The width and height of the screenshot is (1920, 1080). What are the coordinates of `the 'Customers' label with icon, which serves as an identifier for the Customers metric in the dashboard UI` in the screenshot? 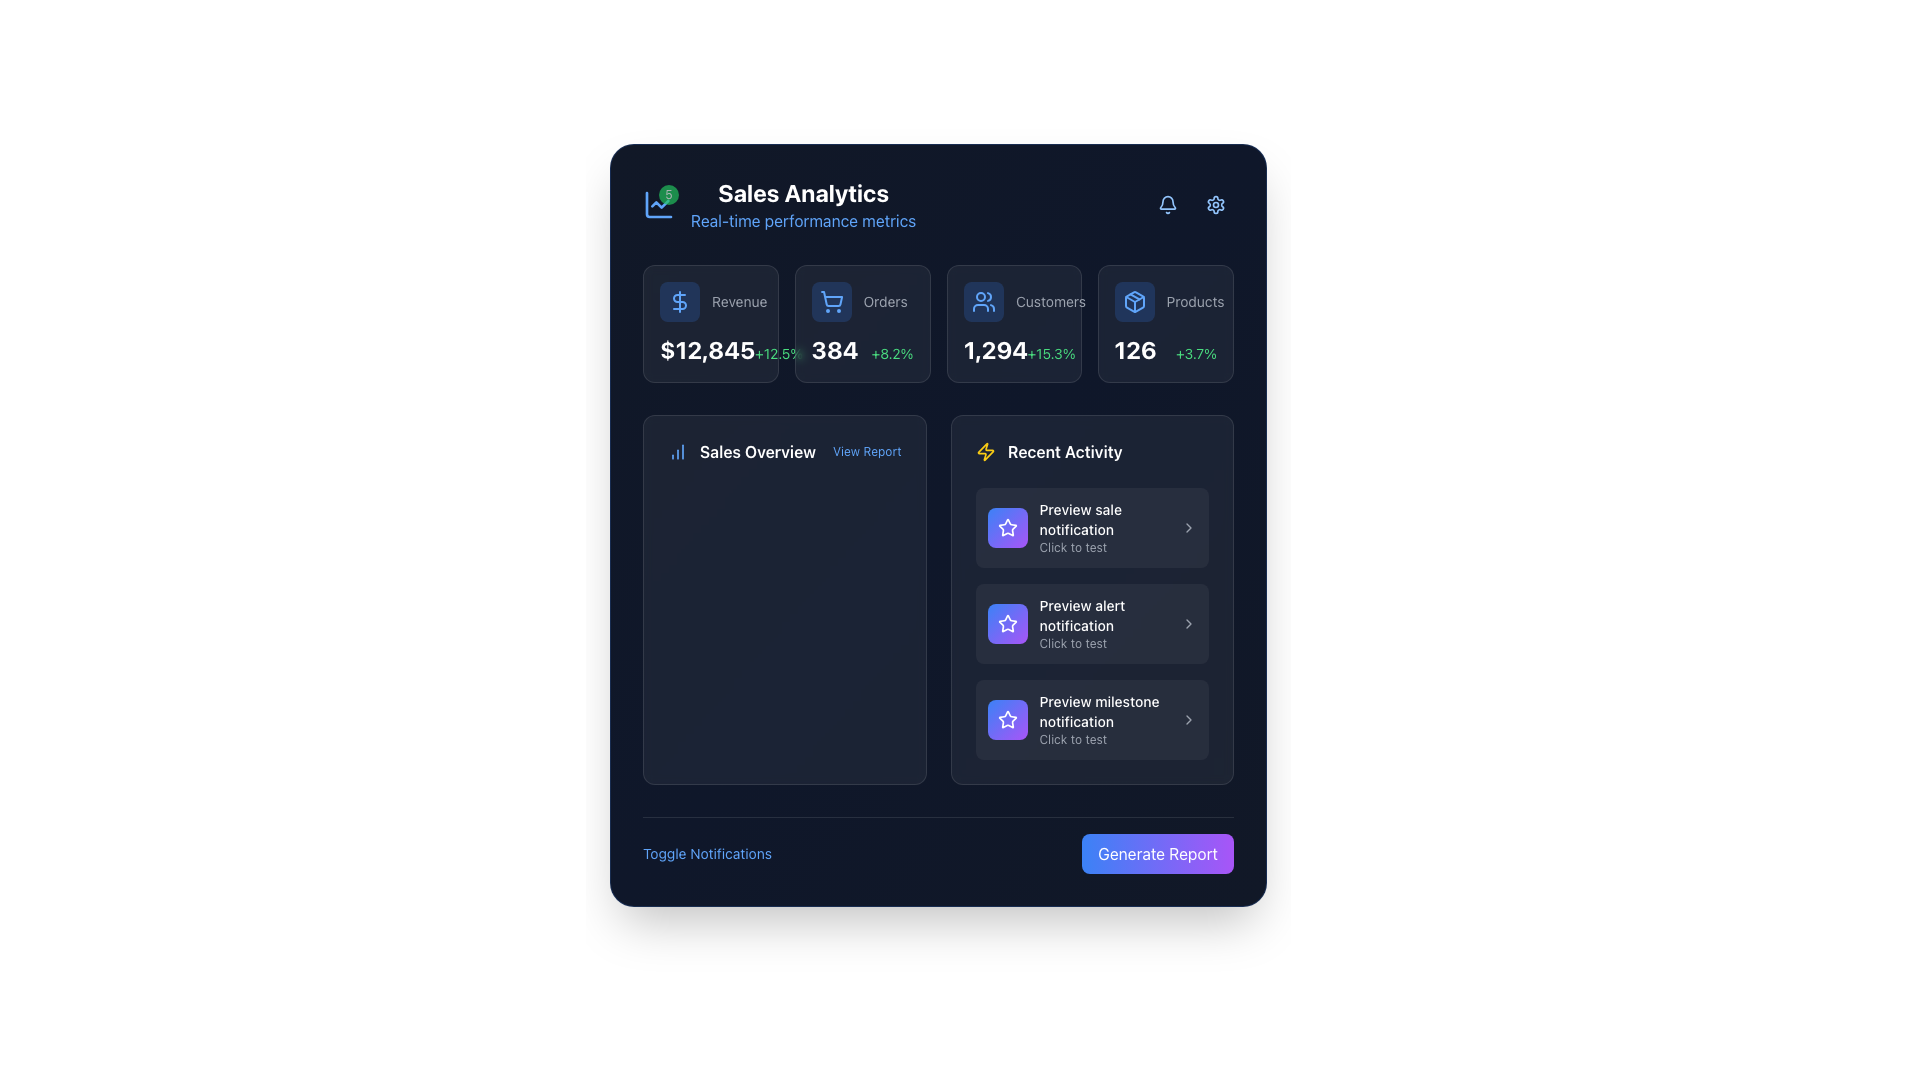 It's located at (1014, 301).